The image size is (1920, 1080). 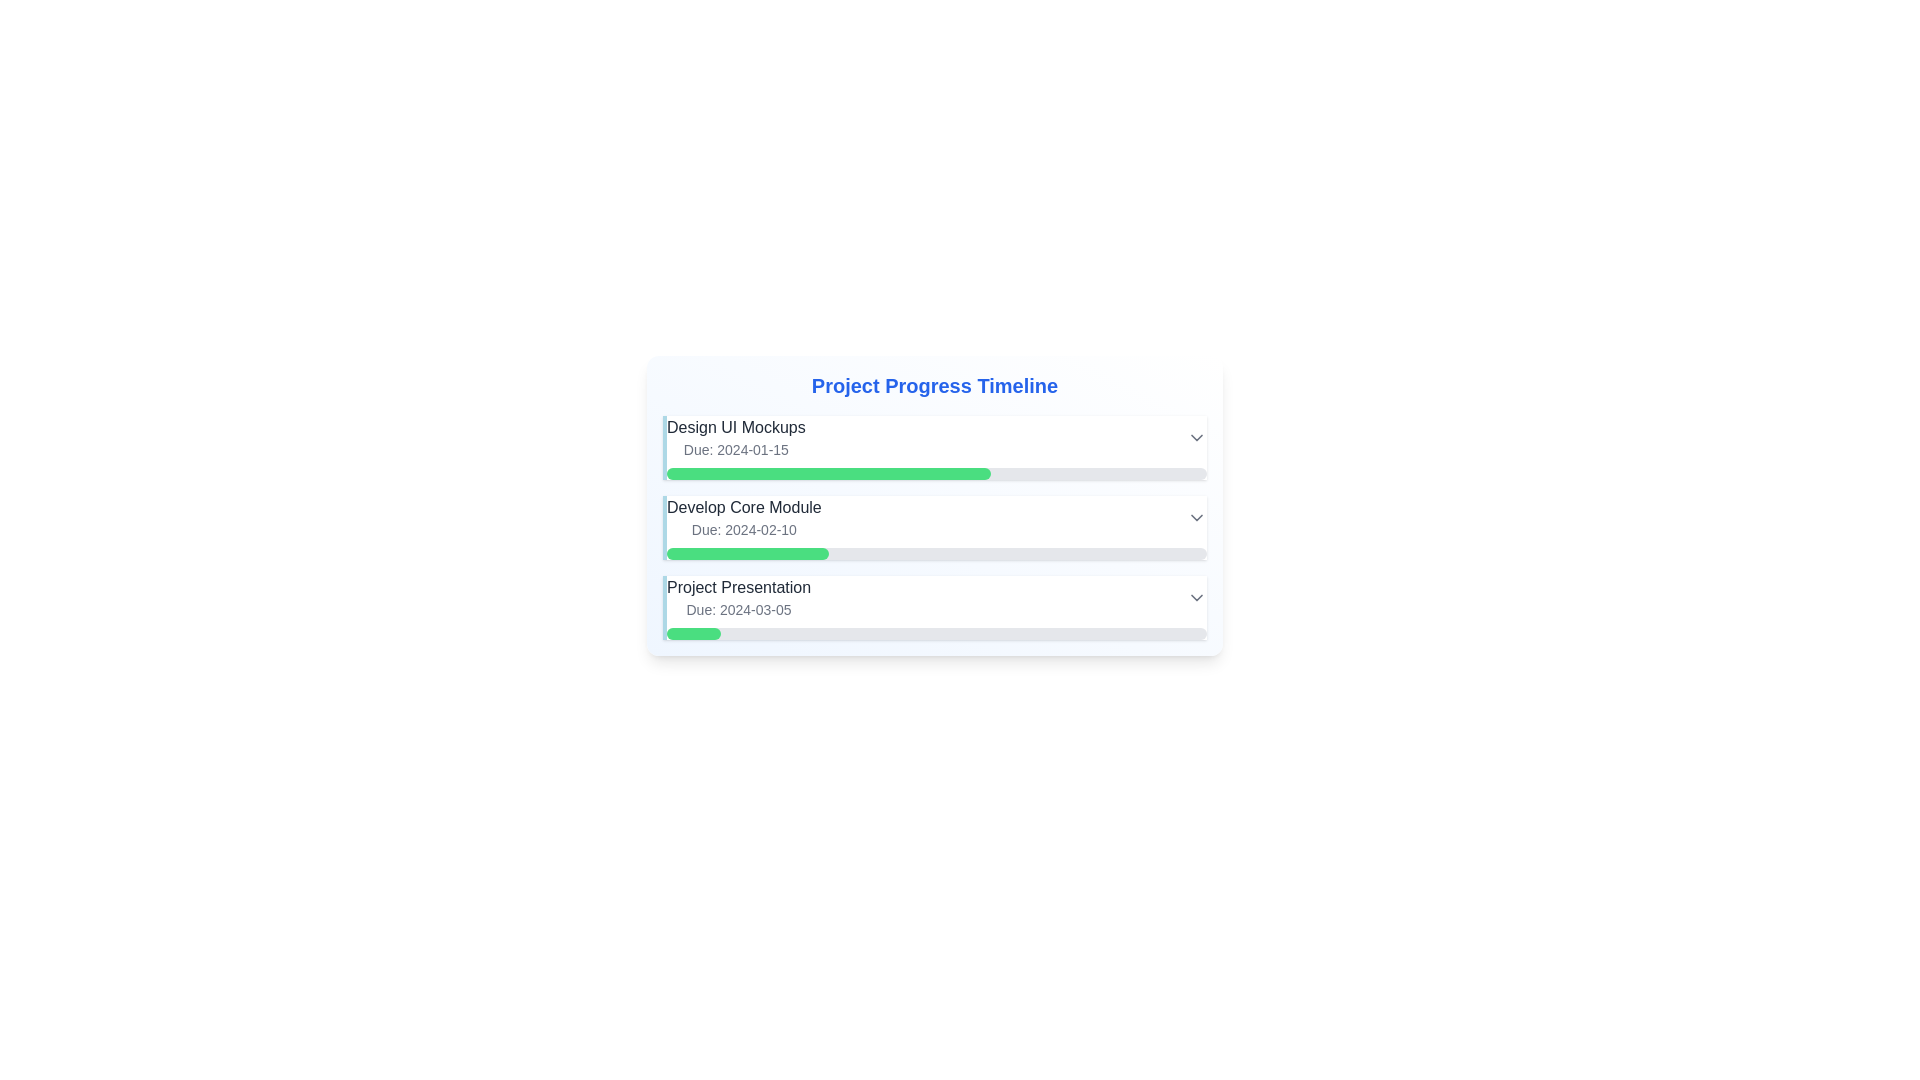 What do you see at coordinates (738, 586) in the screenshot?
I see `the Text label that serves as a title or identifier for a specific task or item in the list, located above the progress bar and below the 'Develop Core Module' item` at bounding box center [738, 586].